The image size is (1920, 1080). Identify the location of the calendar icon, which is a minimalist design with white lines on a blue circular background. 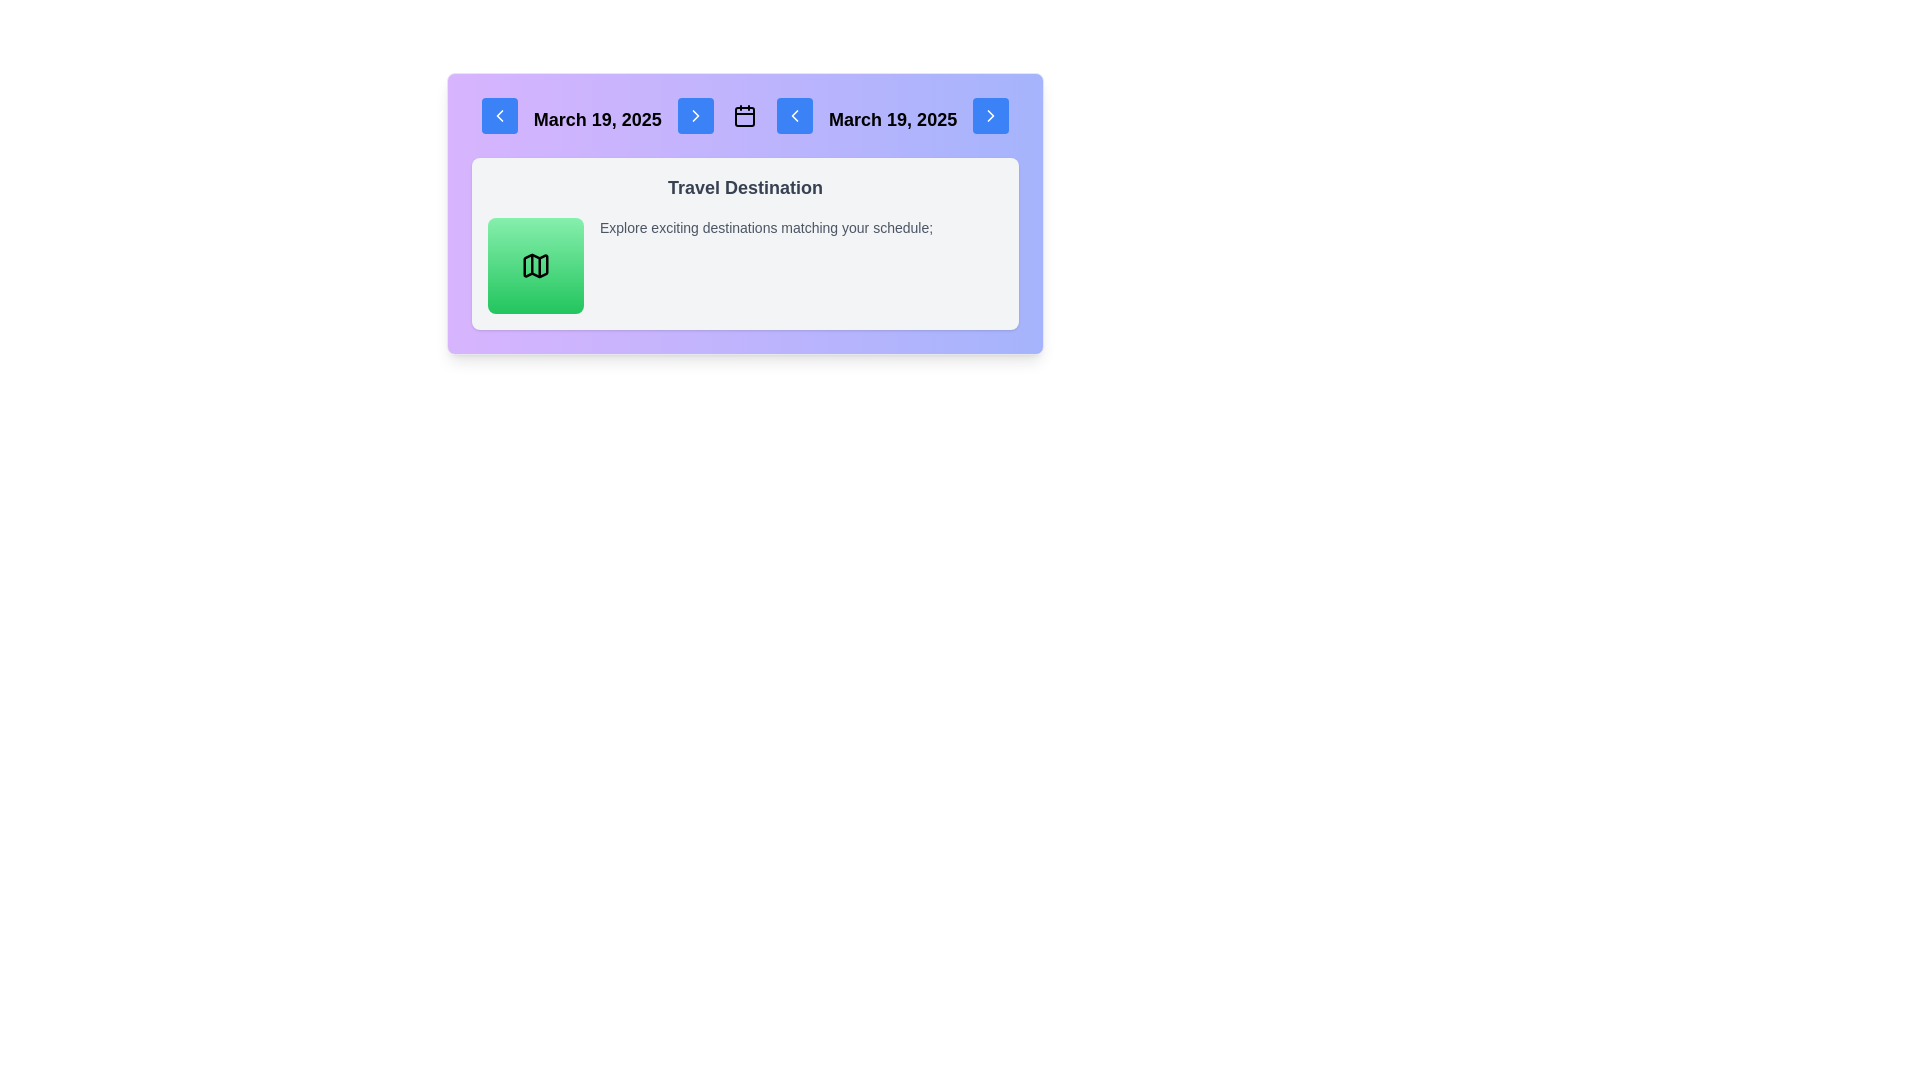
(744, 115).